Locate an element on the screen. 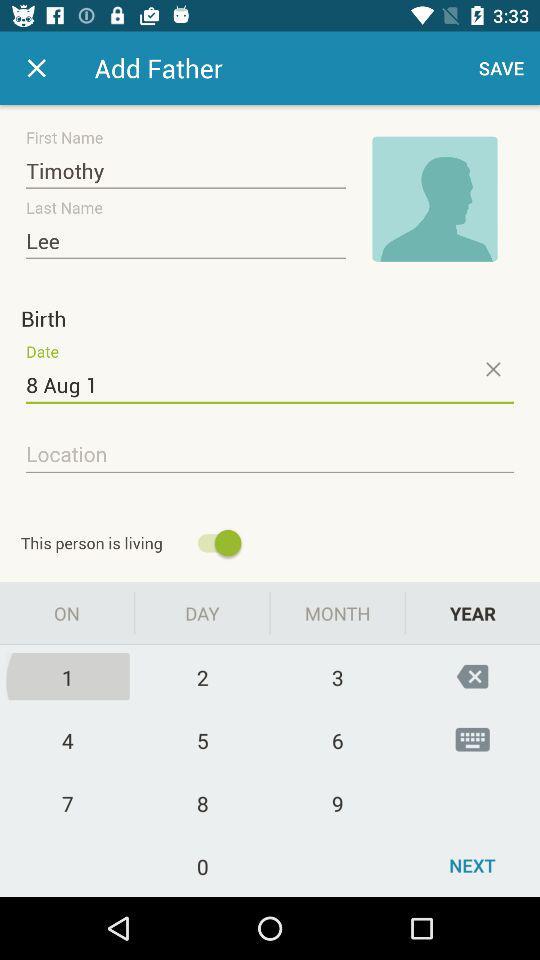 The height and width of the screenshot is (960, 540). exit button is located at coordinates (36, 68).